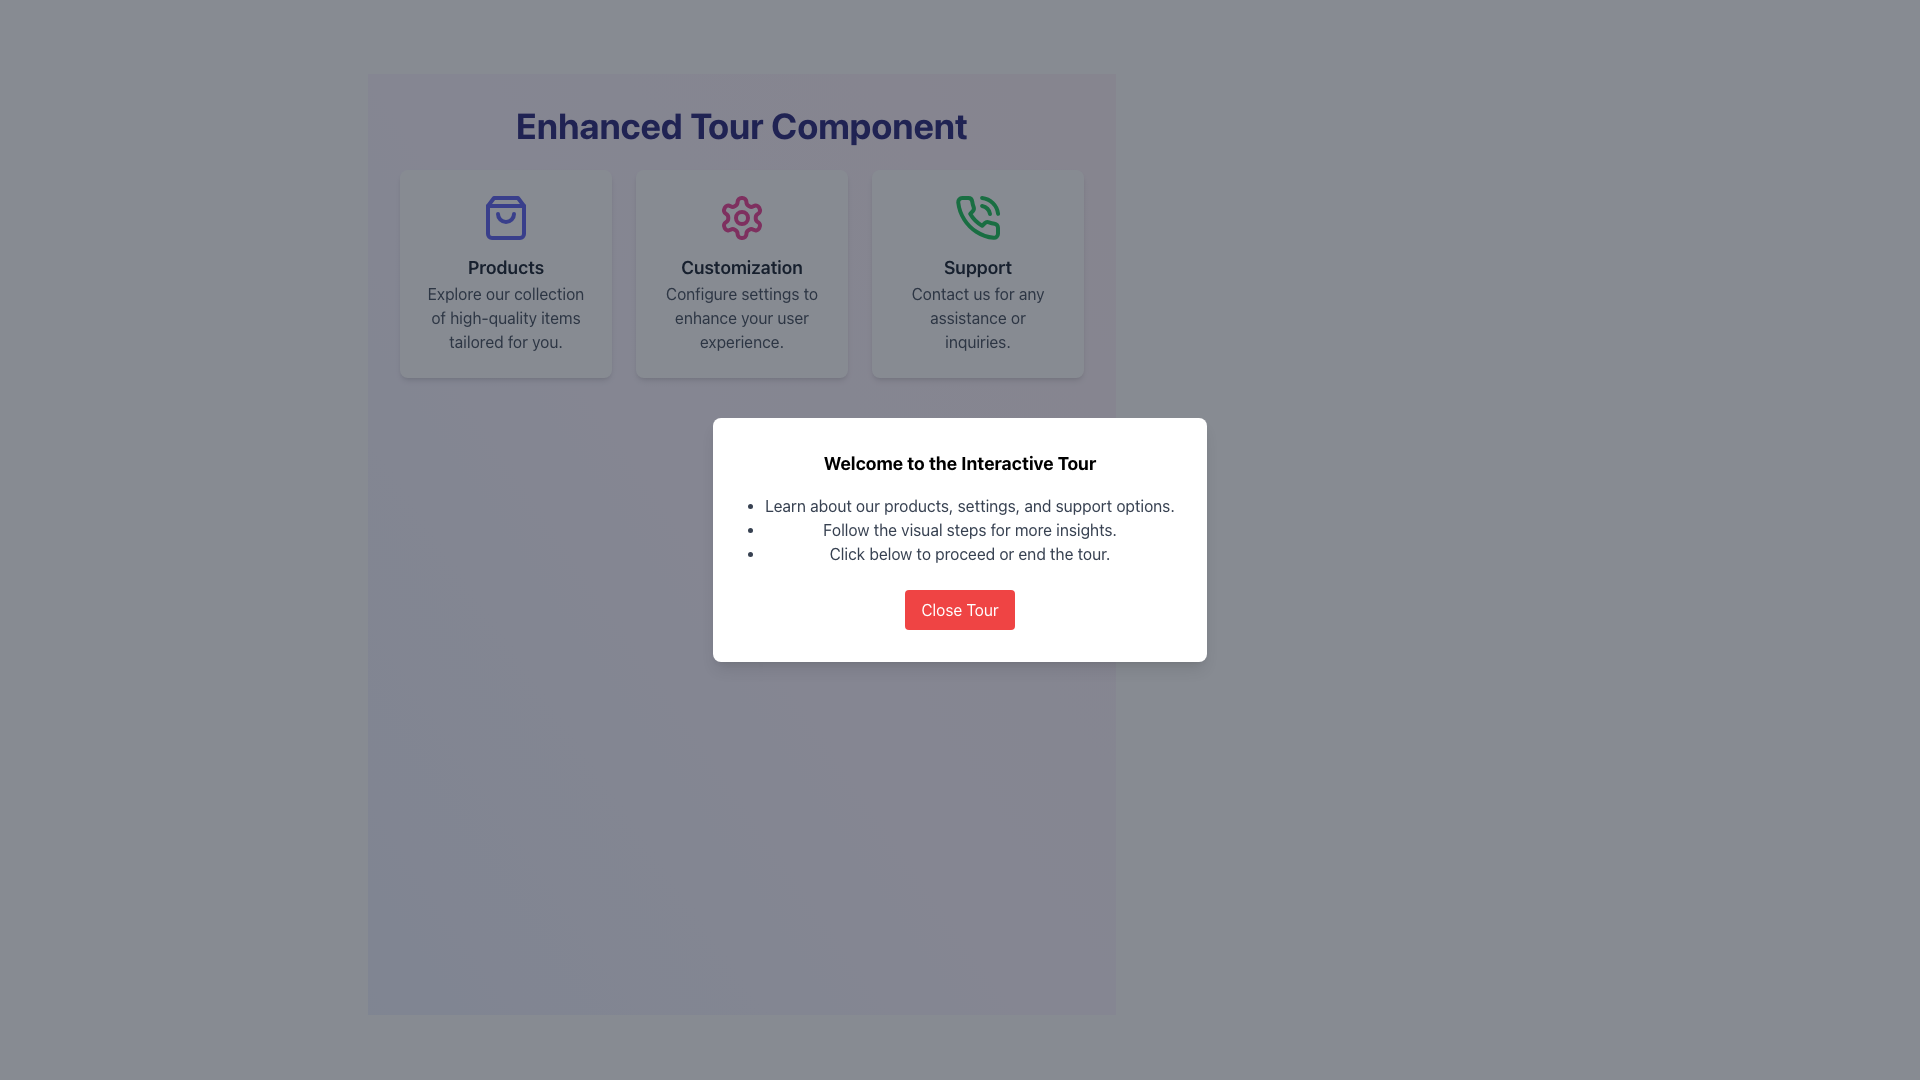 This screenshot has width=1920, height=1080. What do you see at coordinates (978, 273) in the screenshot?
I see `the Informational Card that provides contact information or support services, located in the third column of the grid, positioned to the right of the 'Customization' item and below the main heading` at bounding box center [978, 273].